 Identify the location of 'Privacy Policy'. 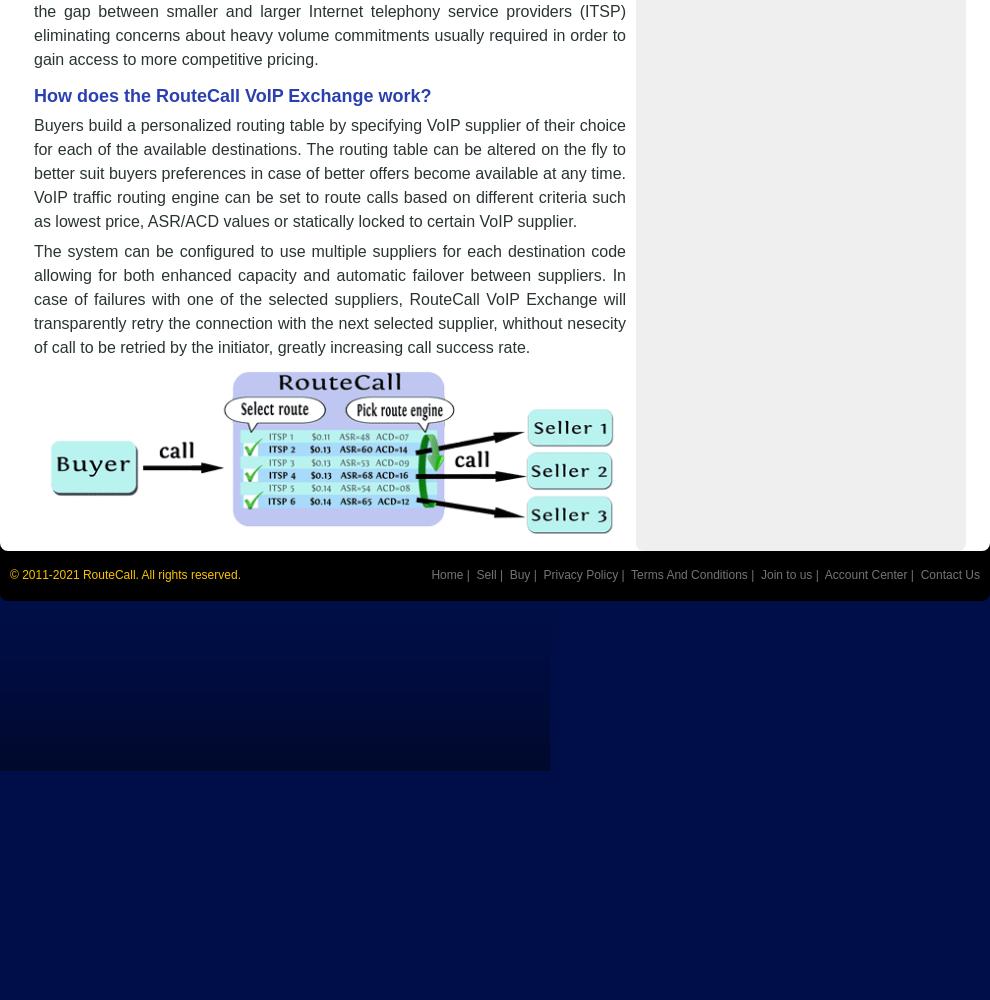
(542, 574).